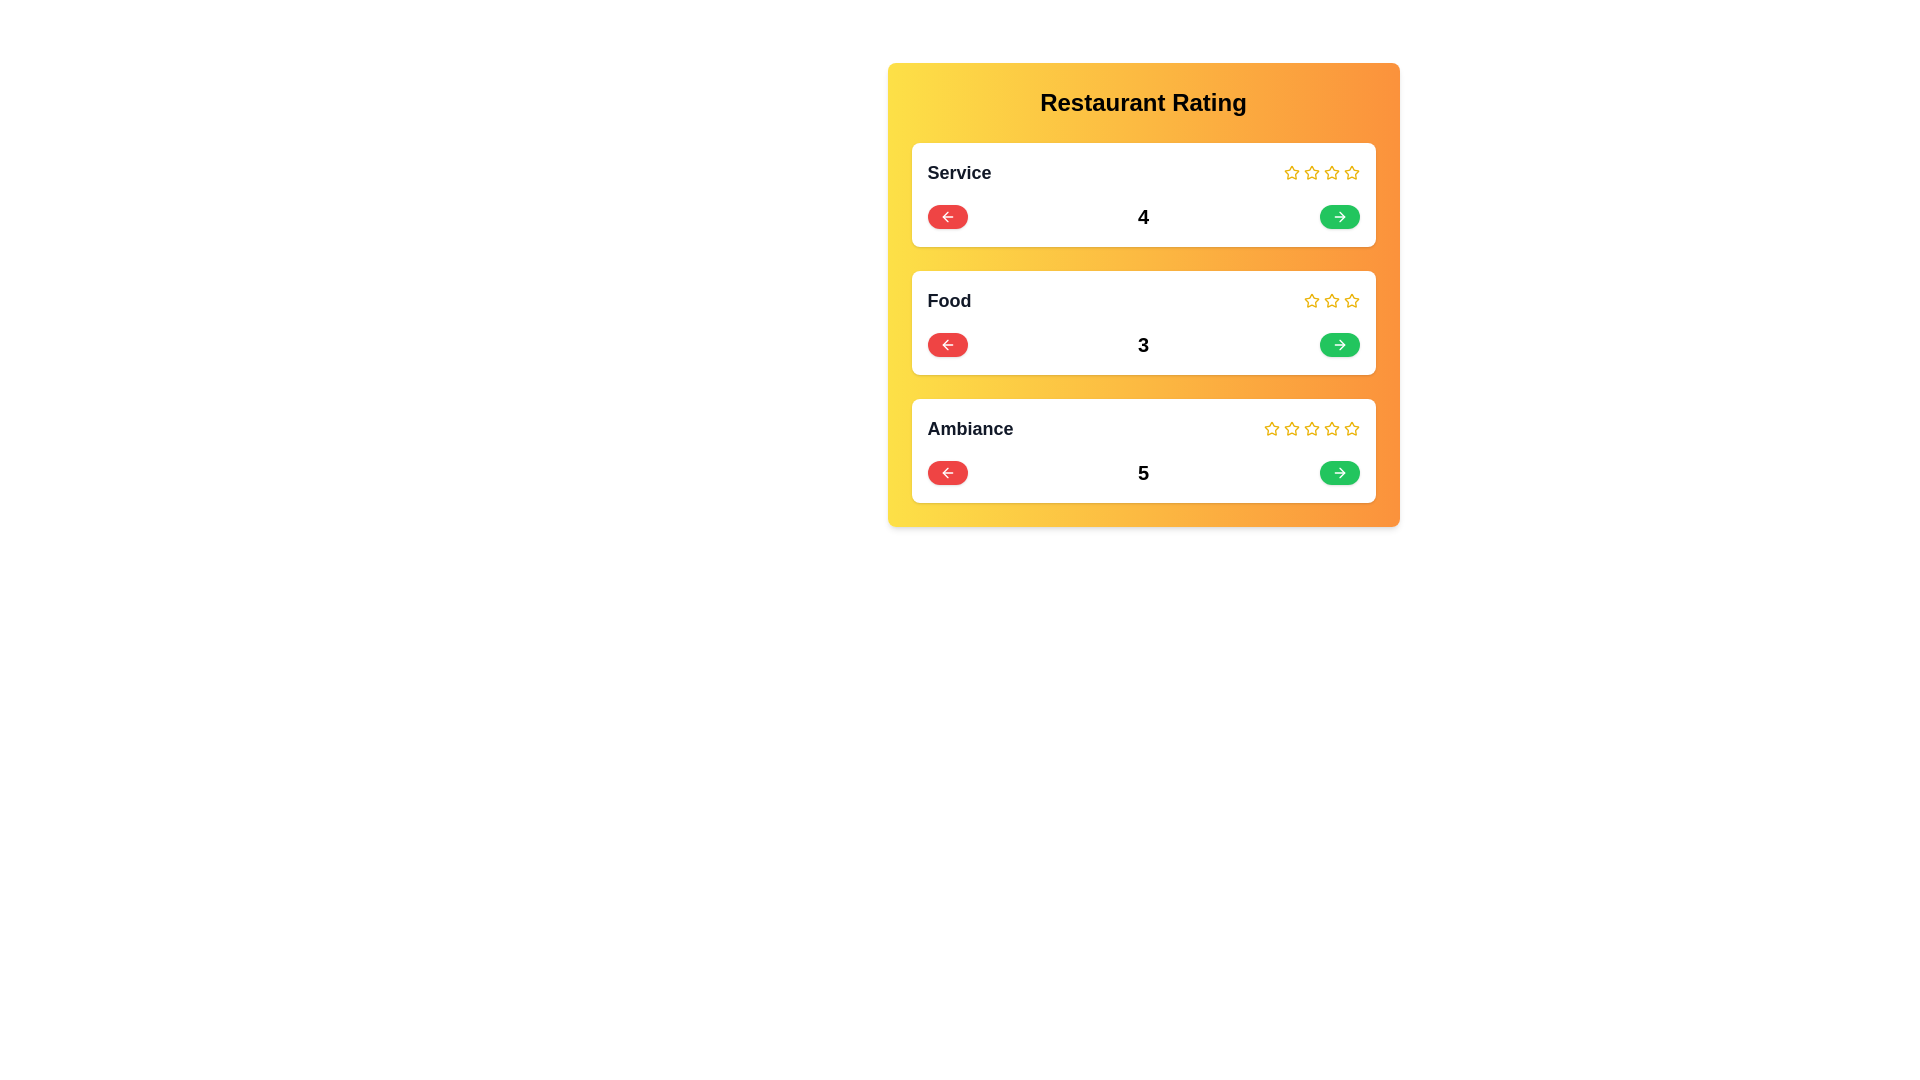  I want to click on the first rating star in the Service category, so click(1351, 171).